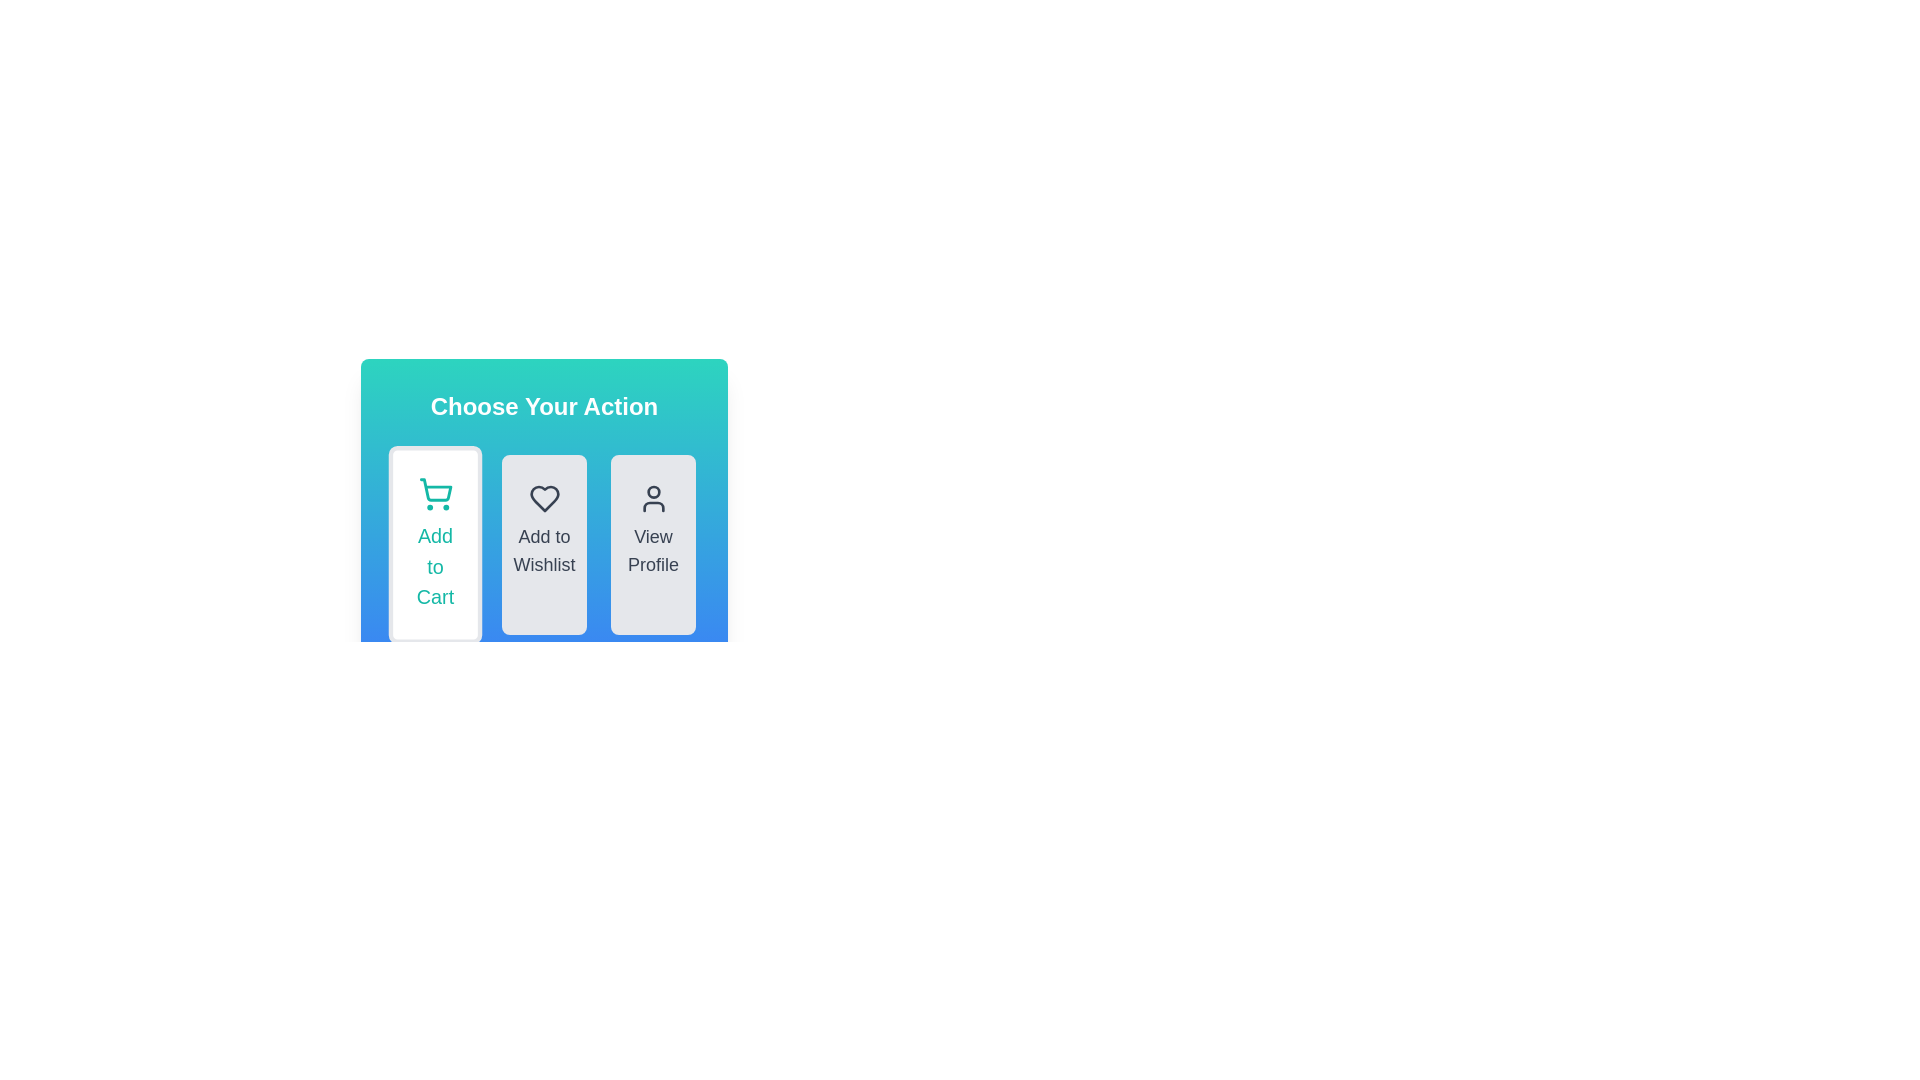 The image size is (1920, 1080). What do you see at coordinates (653, 551) in the screenshot?
I see `the 'View Profile' text label, which is displayed in a medium-sized modern font within a card-like structure, to receive additional information` at bounding box center [653, 551].